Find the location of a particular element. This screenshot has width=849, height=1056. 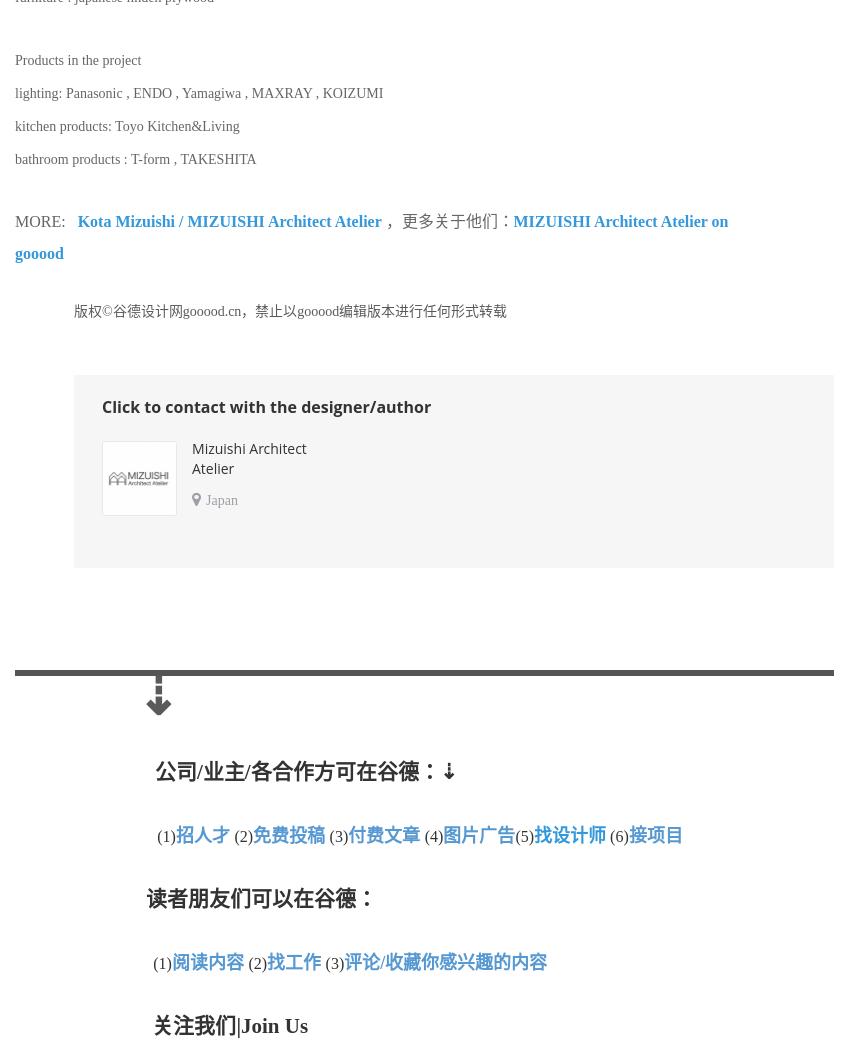

'Products in the project' is located at coordinates (78, 59).